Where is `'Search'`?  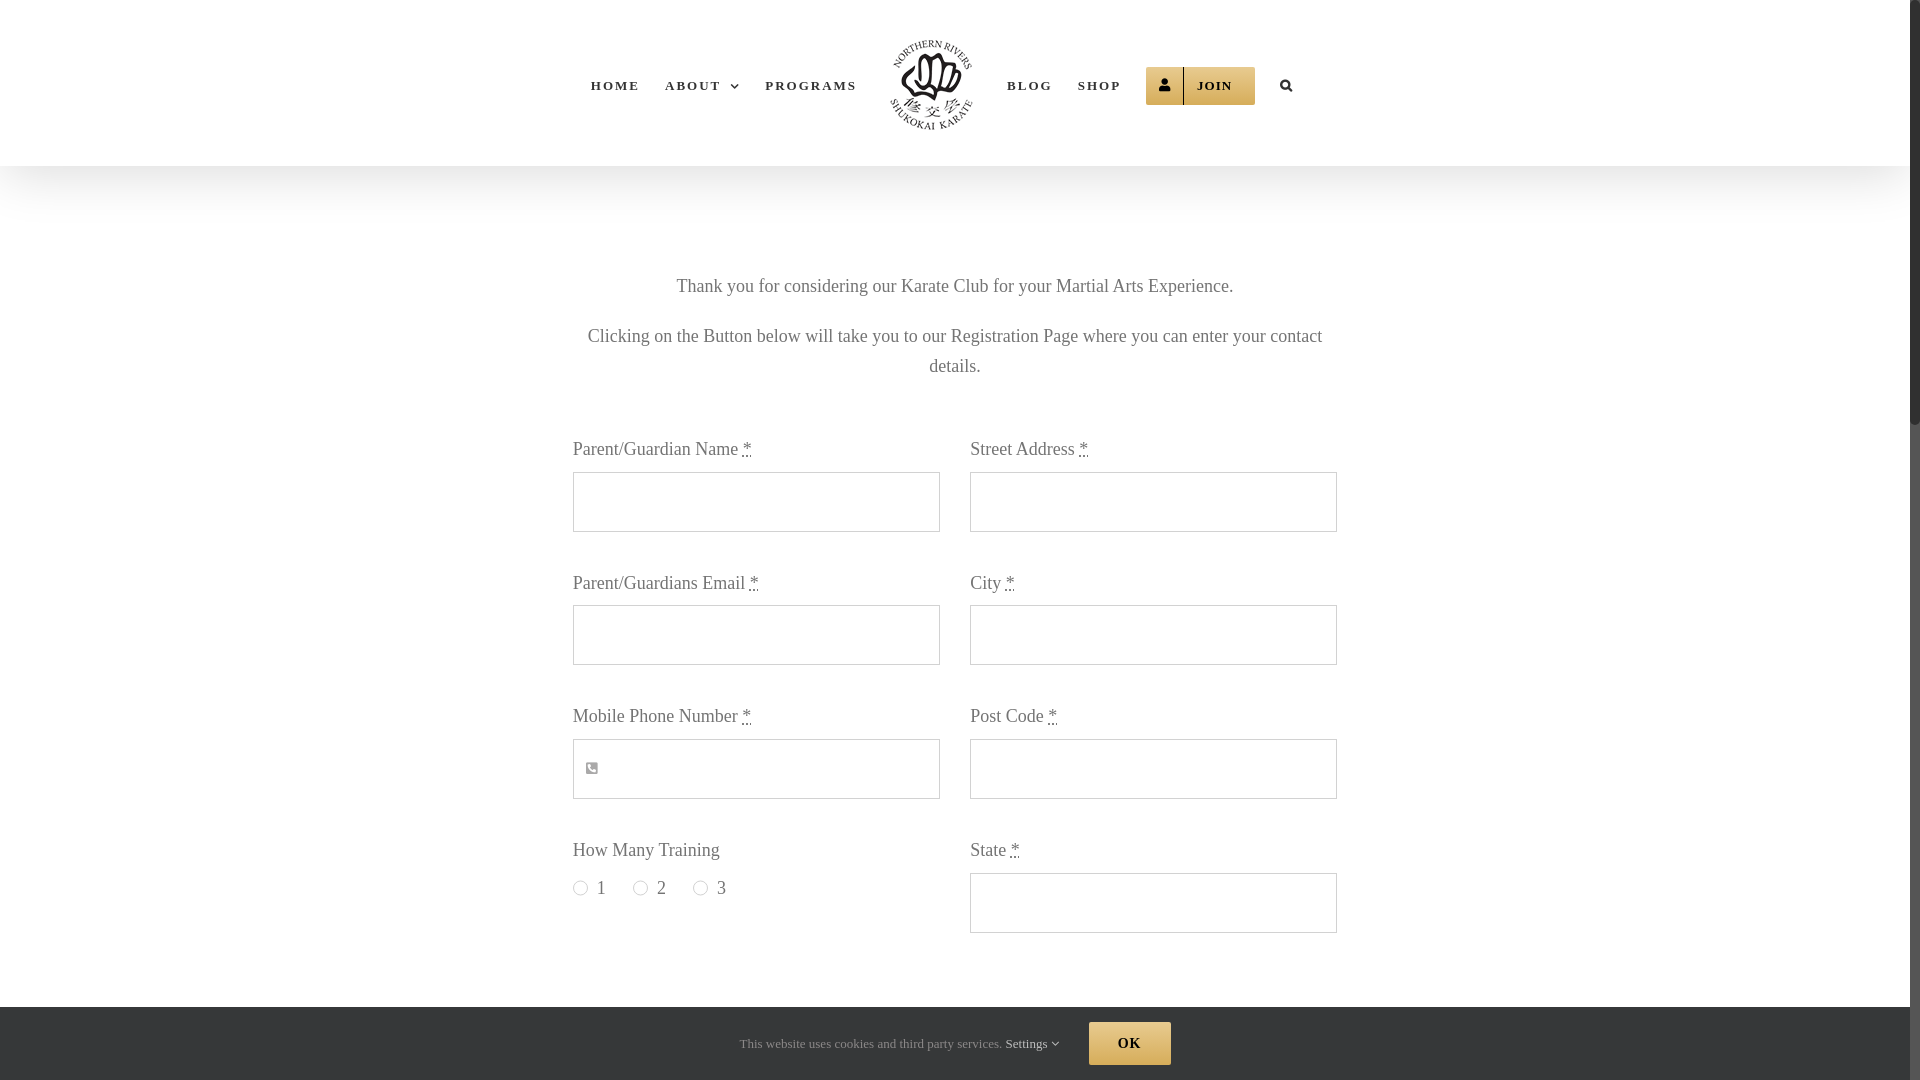 'Search' is located at coordinates (1286, 82).